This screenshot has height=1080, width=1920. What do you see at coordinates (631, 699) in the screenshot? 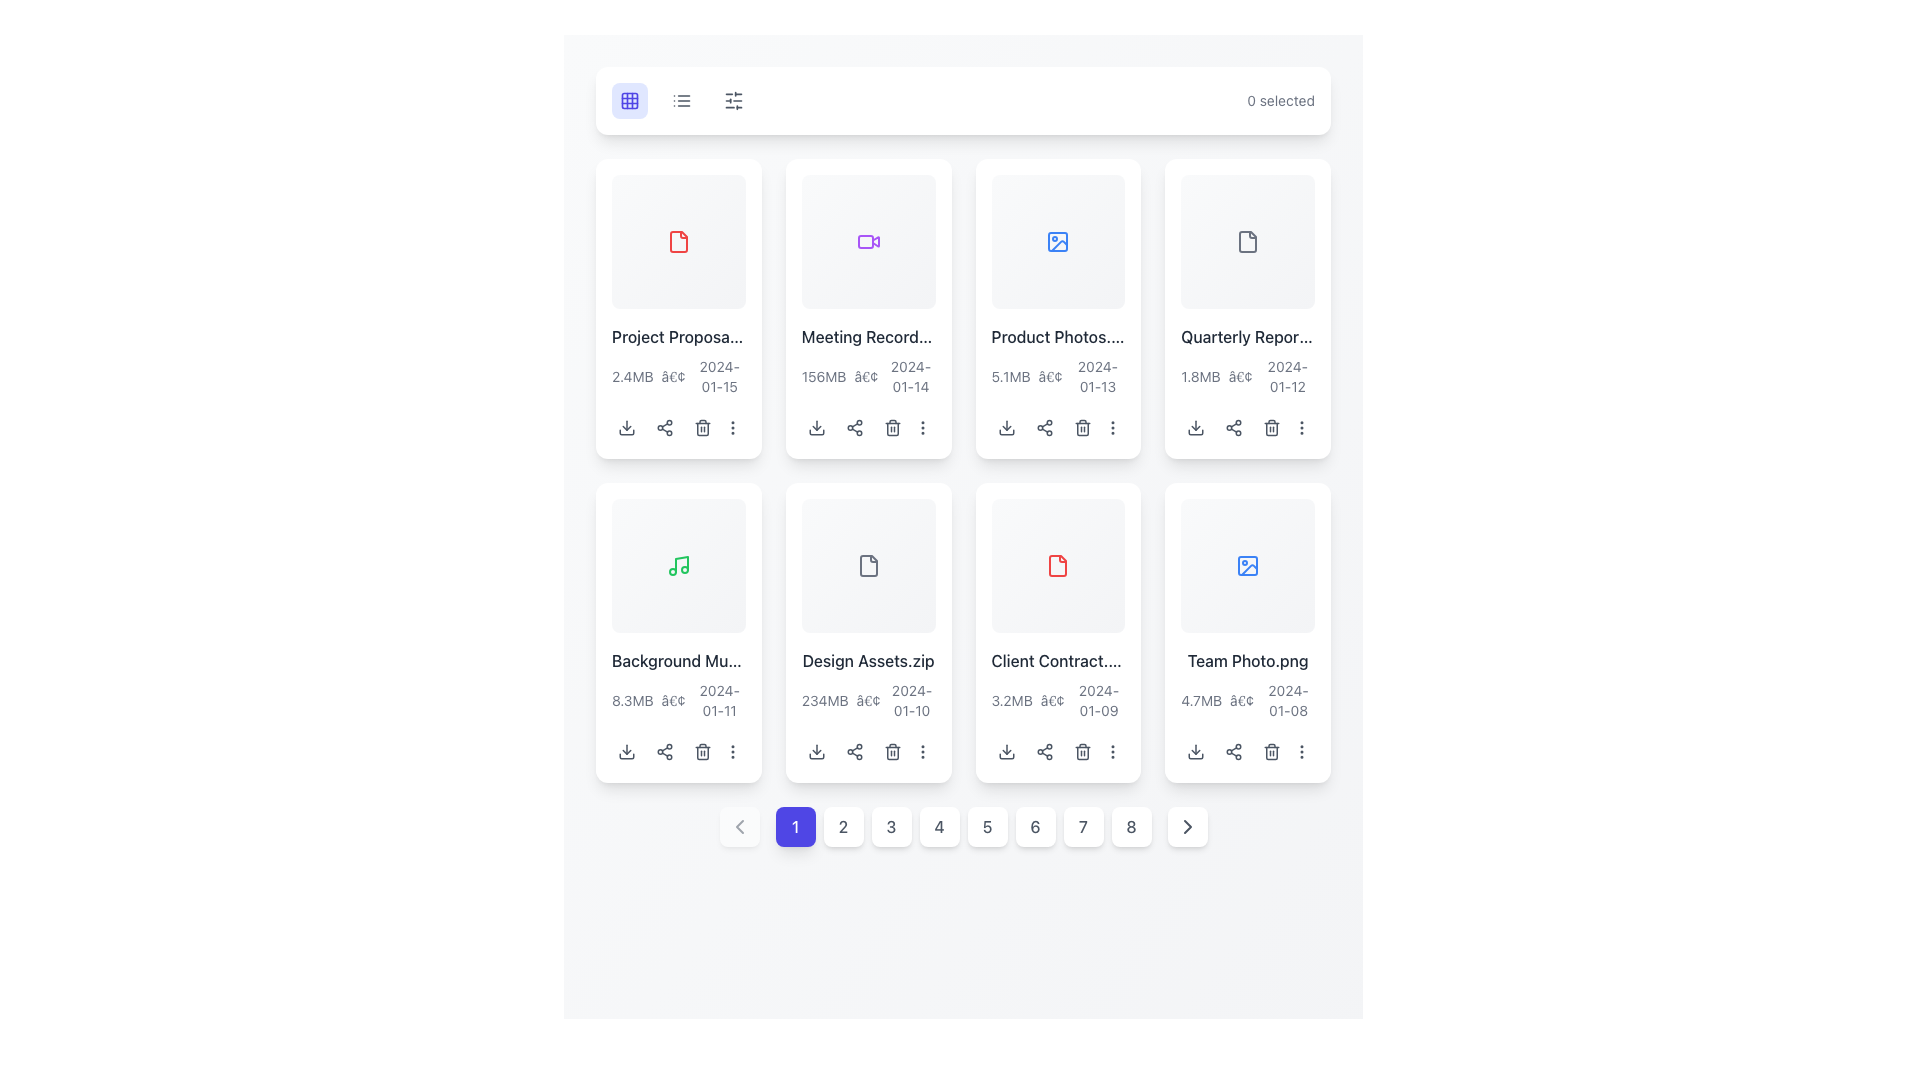
I see `the text label that displays the size information of the file labelled 'Background Music', which is located in the second row of the grid layout` at bounding box center [631, 699].